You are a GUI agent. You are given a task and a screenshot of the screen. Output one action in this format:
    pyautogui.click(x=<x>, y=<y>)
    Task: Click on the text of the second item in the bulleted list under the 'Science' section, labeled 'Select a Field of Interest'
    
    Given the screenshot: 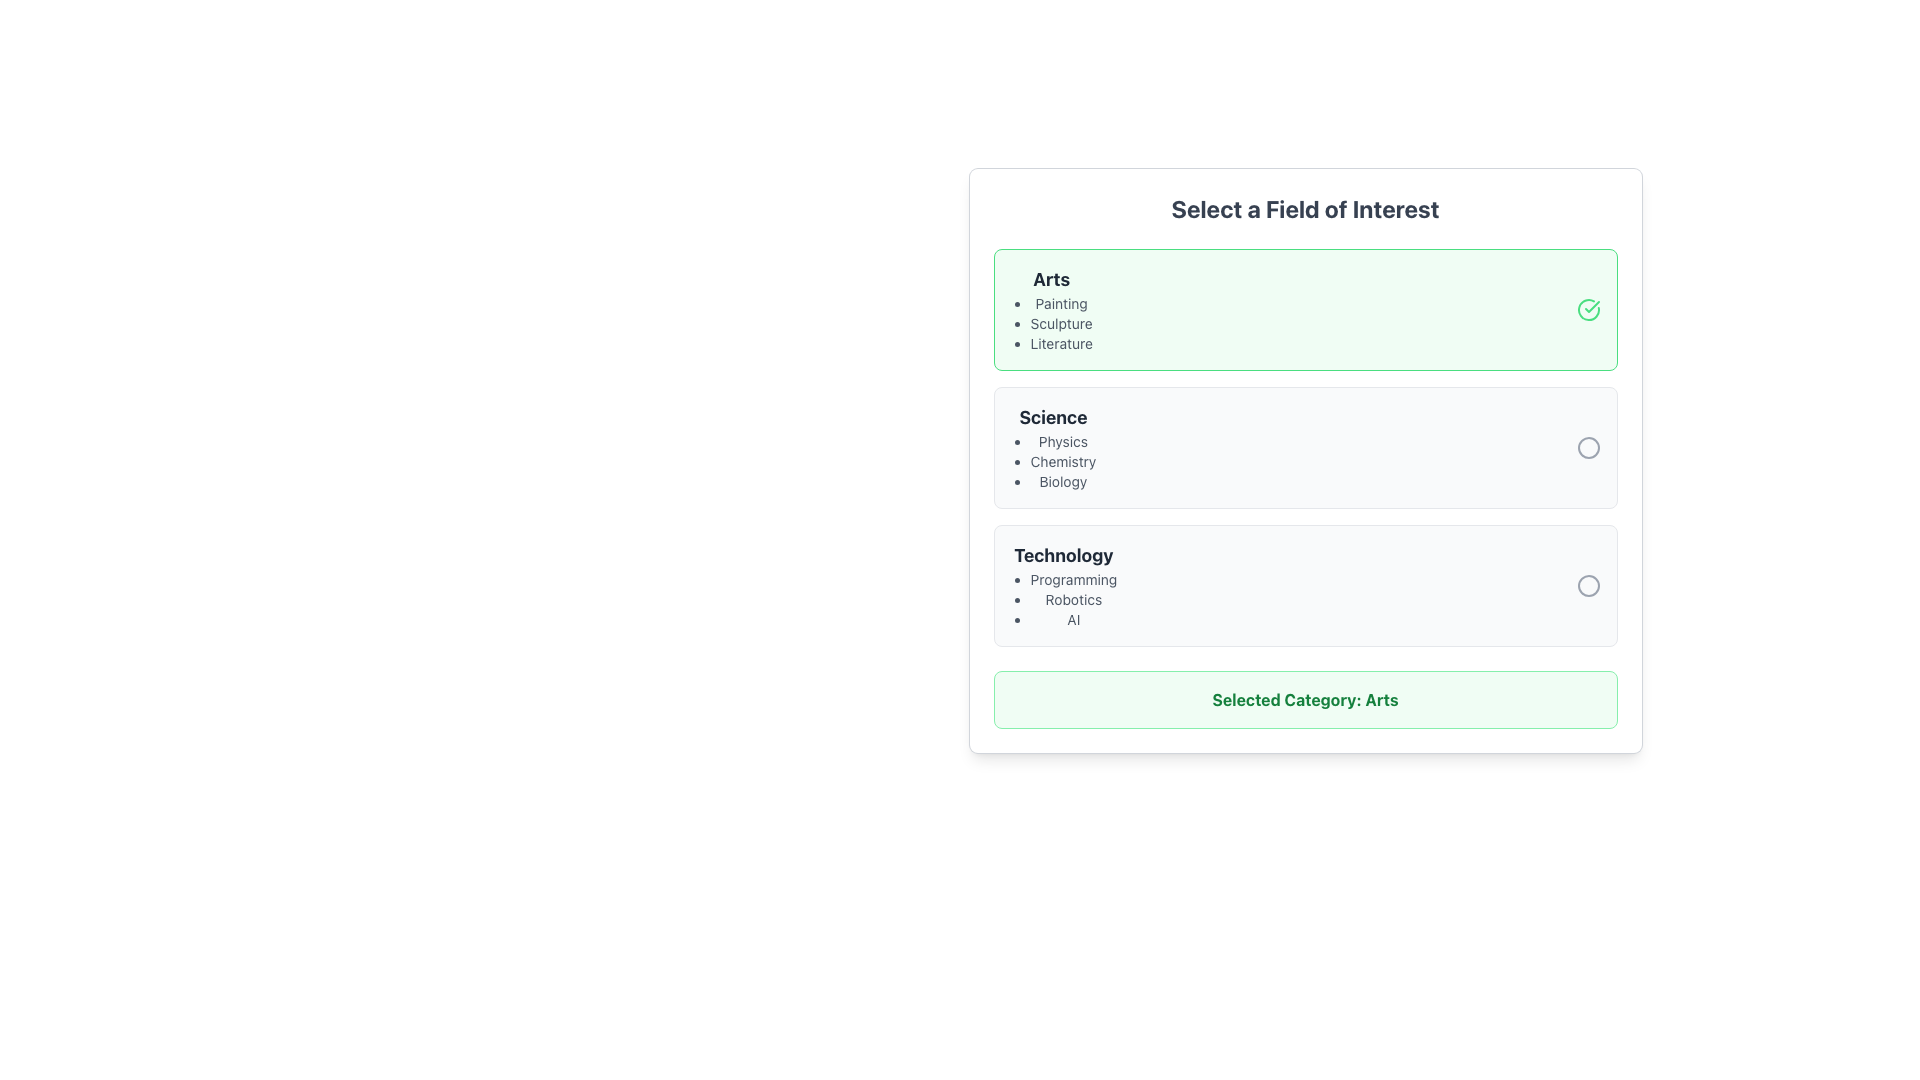 What is the action you would take?
    pyautogui.click(x=1062, y=462)
    